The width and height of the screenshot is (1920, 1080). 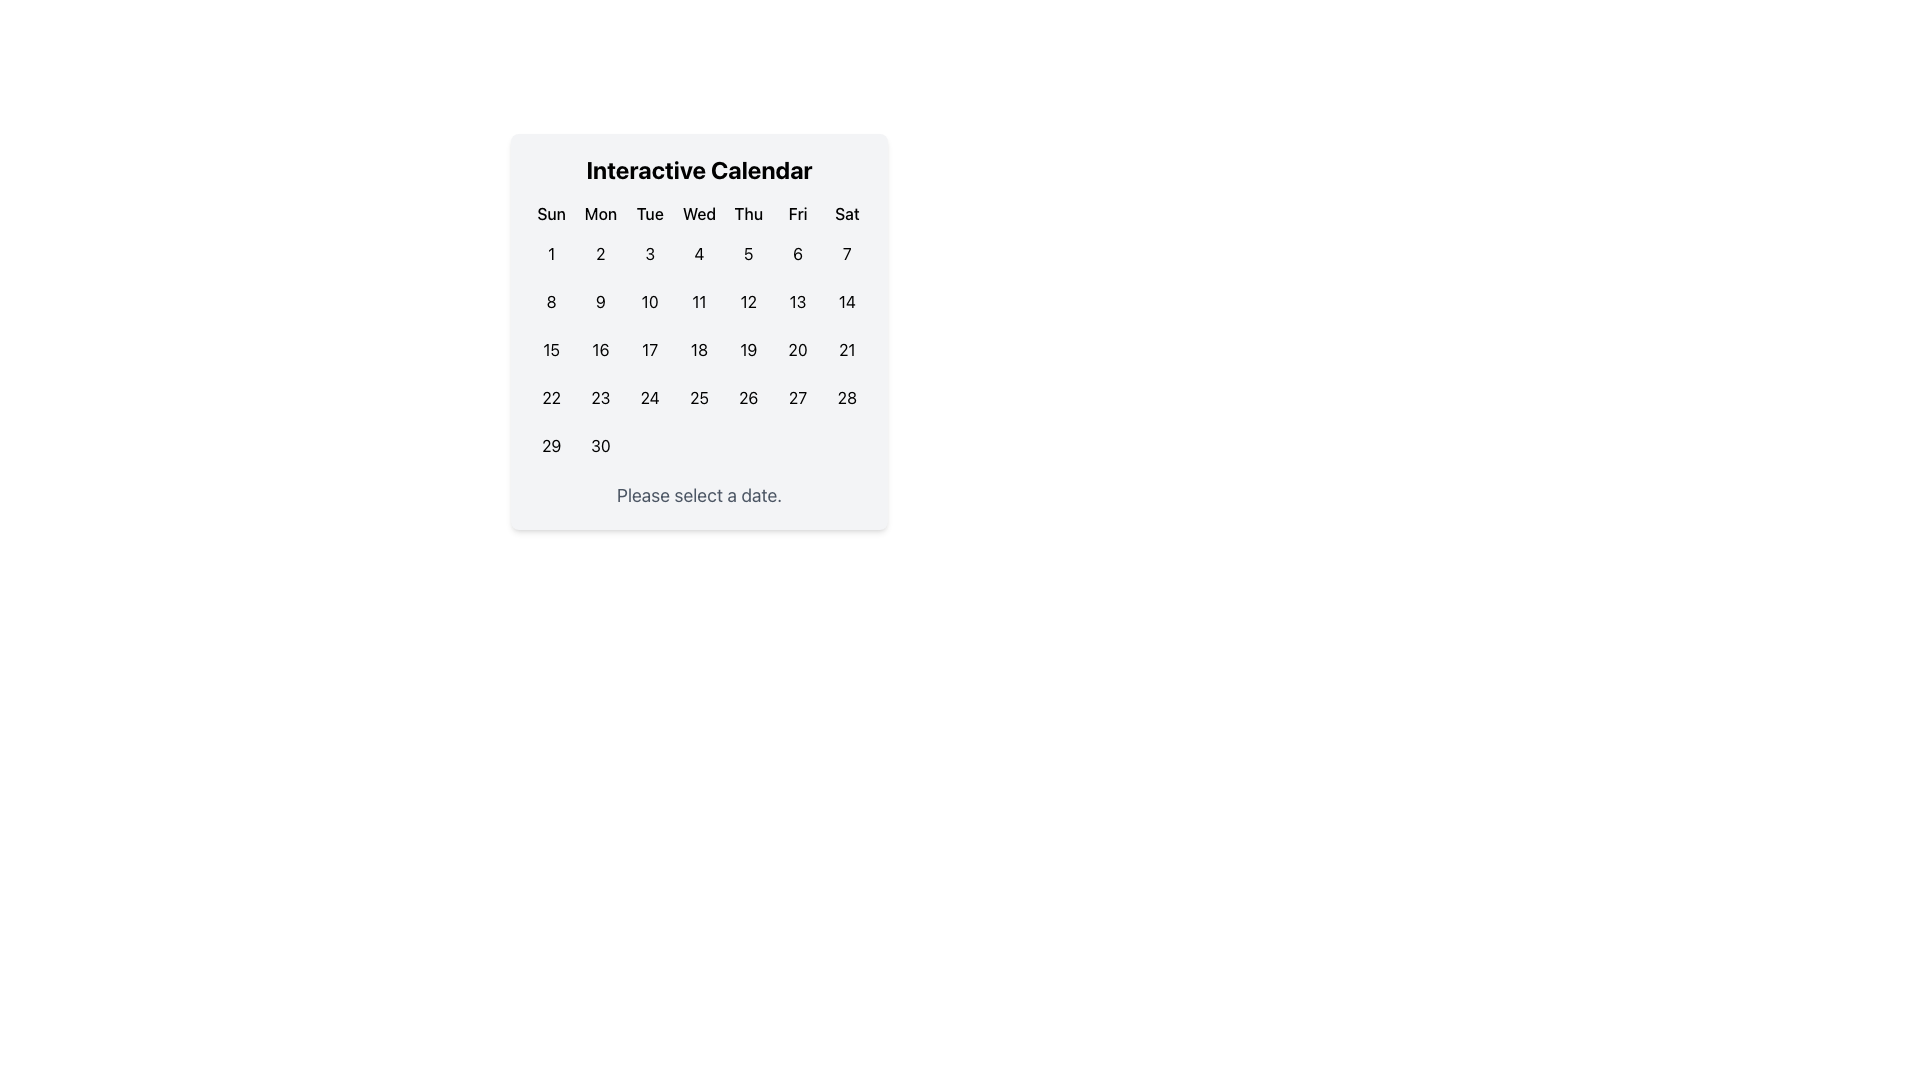 What do you see at coordinates (551, 253) in the screenshot?
I see `the rectangular box containing the numeral '1' in the calendar grid` at bounding box center [551, 253].